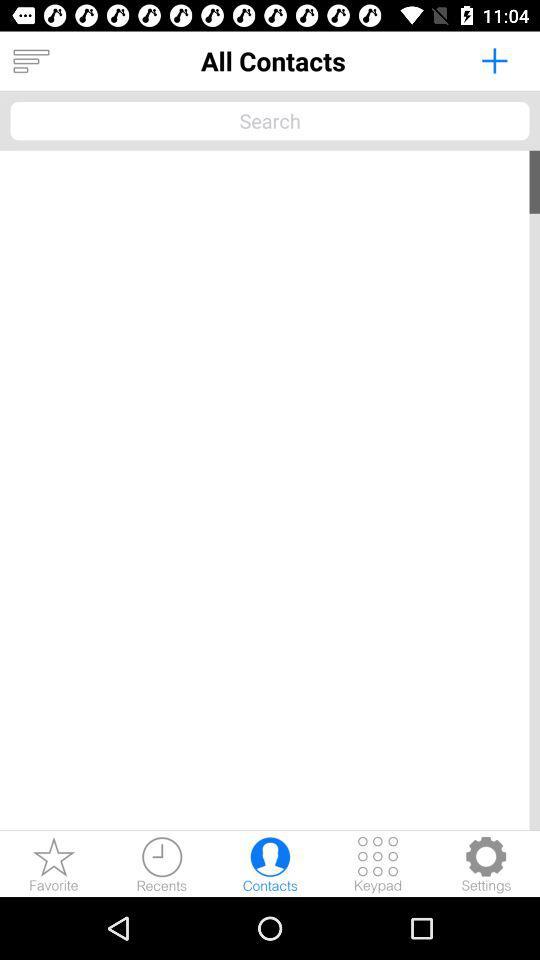 This screenshot has height=960, width=540. Describe the element at coordinates (270, 863) in the screenshot. I see `contacts` at that location.